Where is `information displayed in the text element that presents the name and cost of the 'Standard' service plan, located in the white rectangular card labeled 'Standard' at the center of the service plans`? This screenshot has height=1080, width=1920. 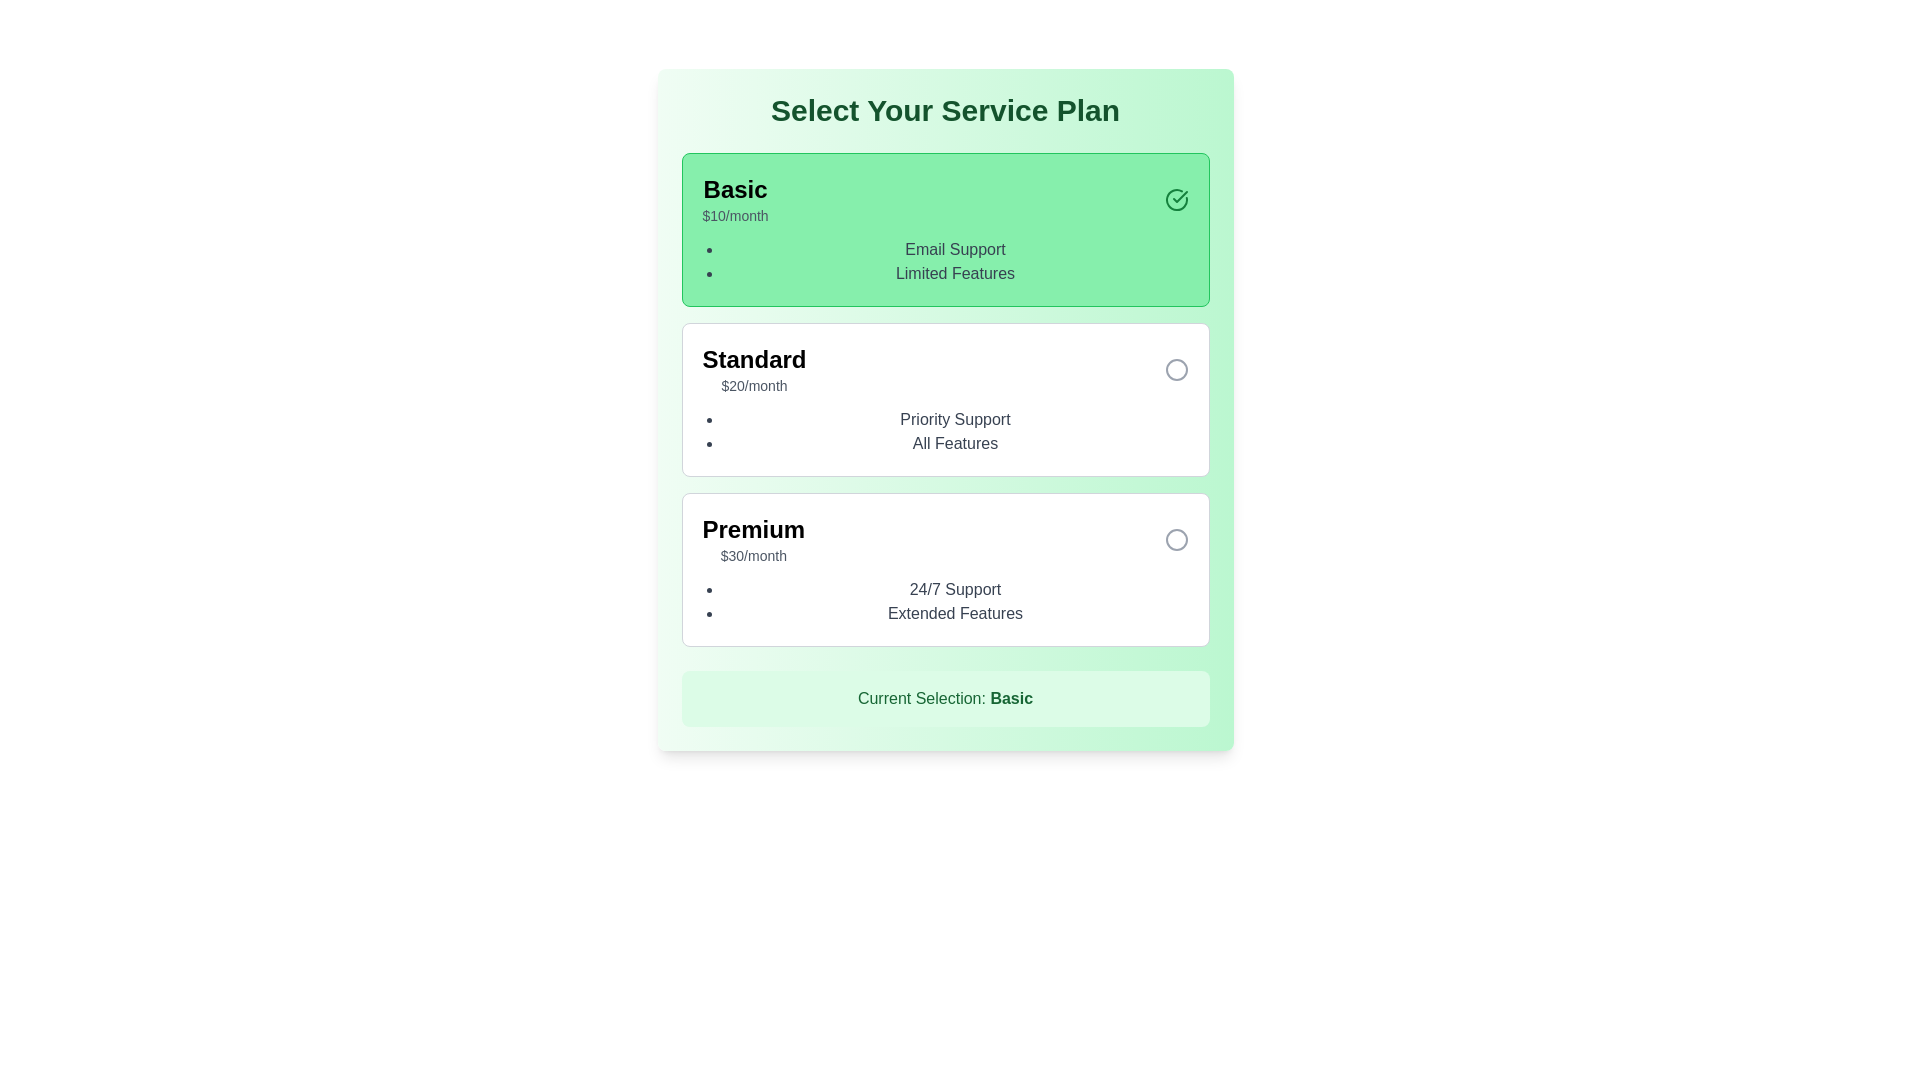 information displayed in the text element that presents the name and cost of the 'Standard' service plan, located in the white rectangular card labeled 'Standard' at the center of the service plans is located at coordinates (753, 370).